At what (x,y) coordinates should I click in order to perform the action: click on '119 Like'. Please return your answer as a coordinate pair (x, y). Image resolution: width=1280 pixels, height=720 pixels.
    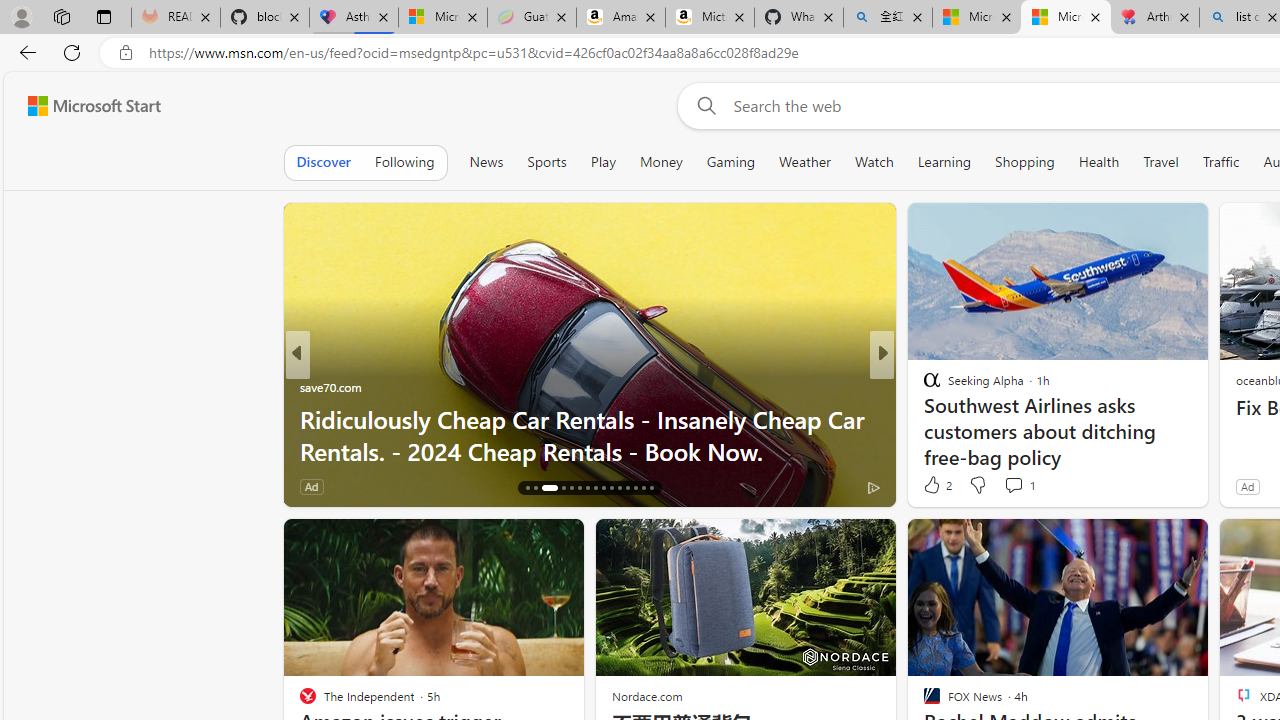
    Looking at the image, I should click on (935, 486).